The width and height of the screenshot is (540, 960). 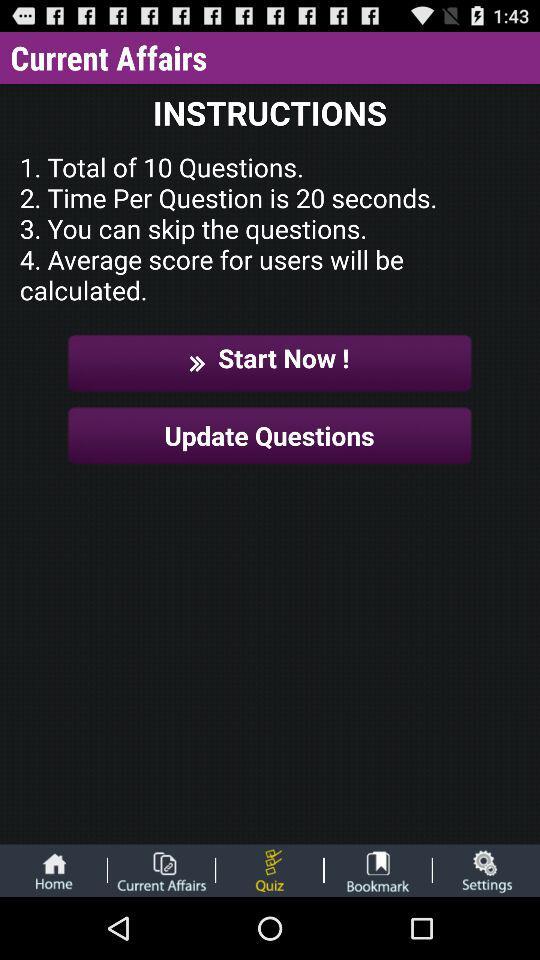 I want to click on settings, so click(x=485, y=869).